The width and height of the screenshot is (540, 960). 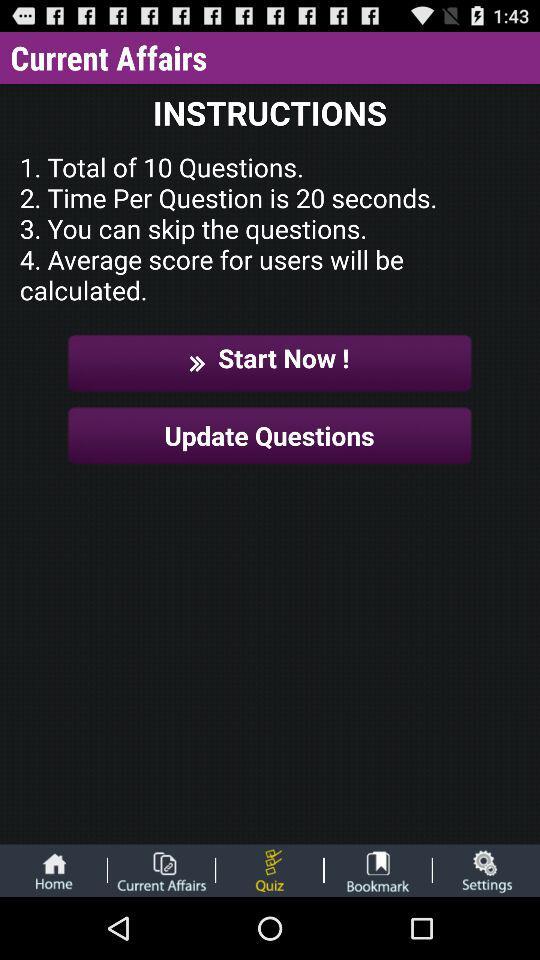 I want to click on settings, so click(x=485, y=869).